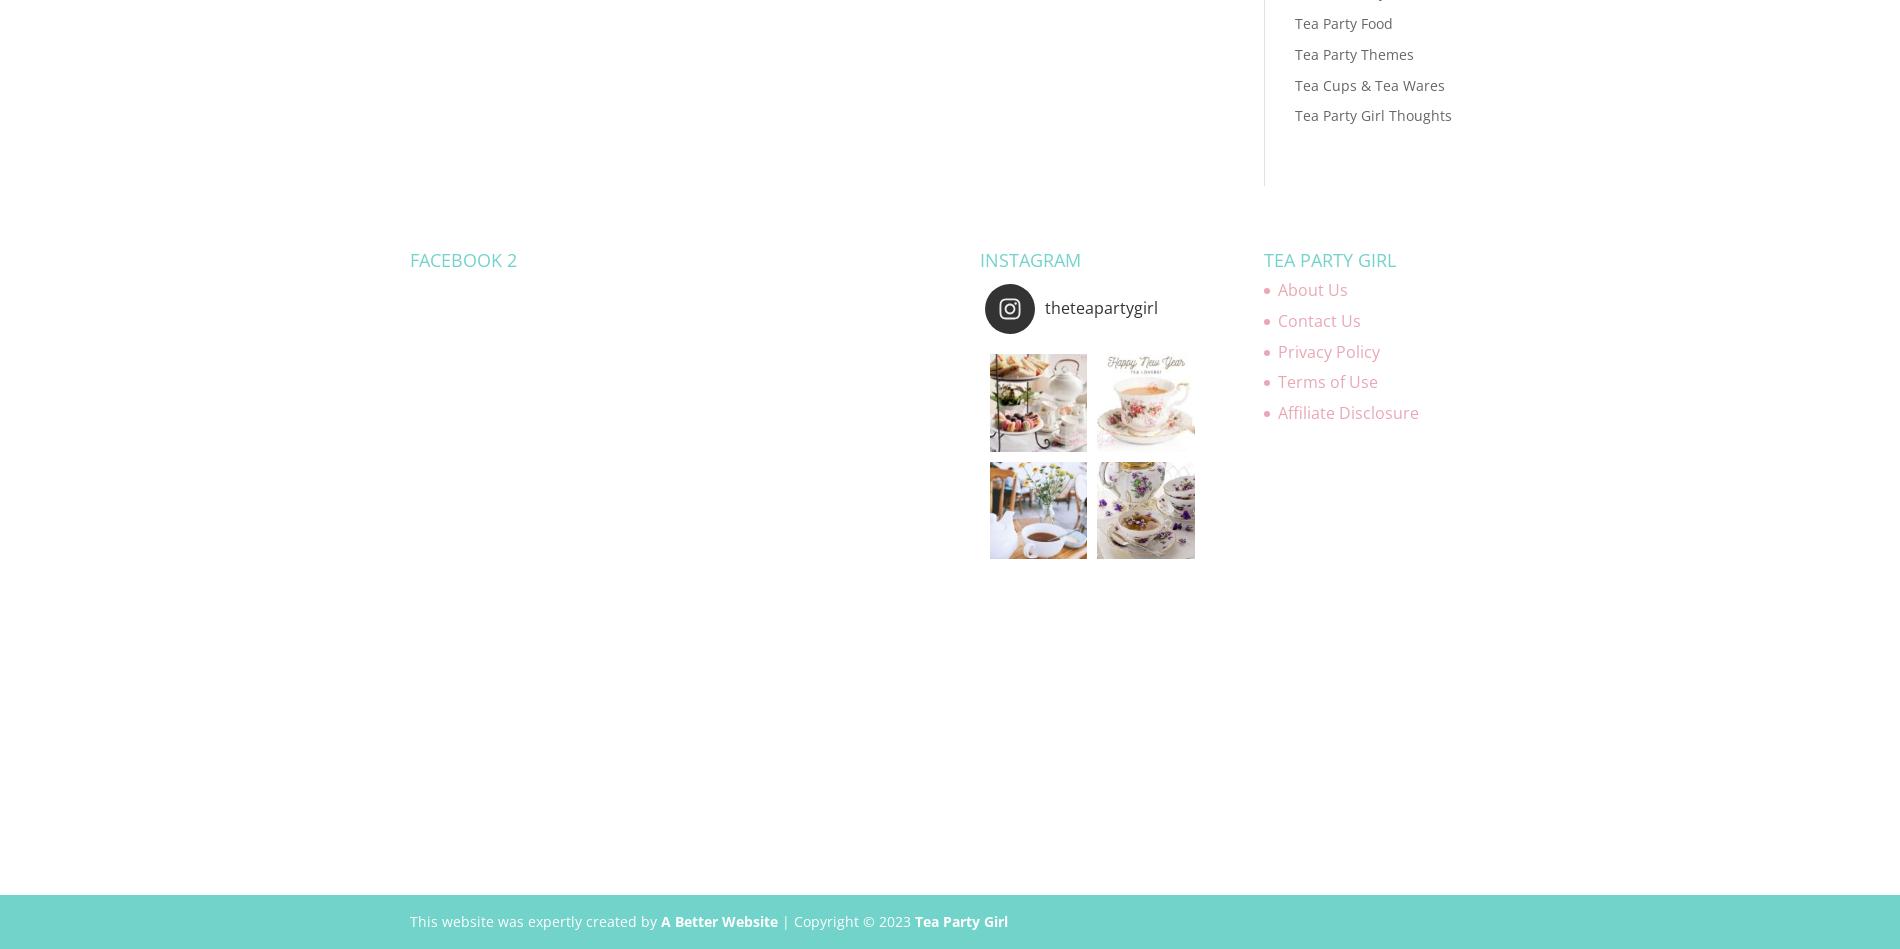 The height and width of the screenshot is (949, 1900). Describe the element at coordinates (914, 920) in the screenshot. I see `'Tea Party Girl'` at that location.